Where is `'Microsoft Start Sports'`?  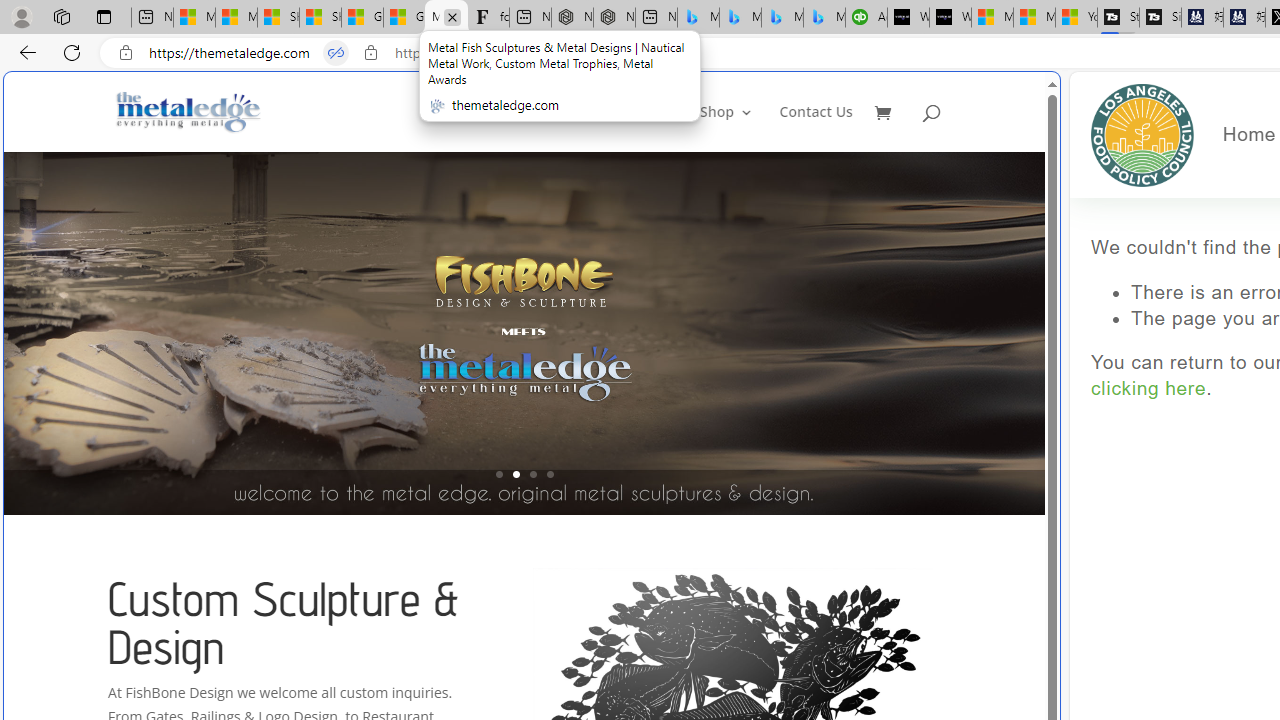
'Microsoft Start Sports' is located at coordinates (992, 17).